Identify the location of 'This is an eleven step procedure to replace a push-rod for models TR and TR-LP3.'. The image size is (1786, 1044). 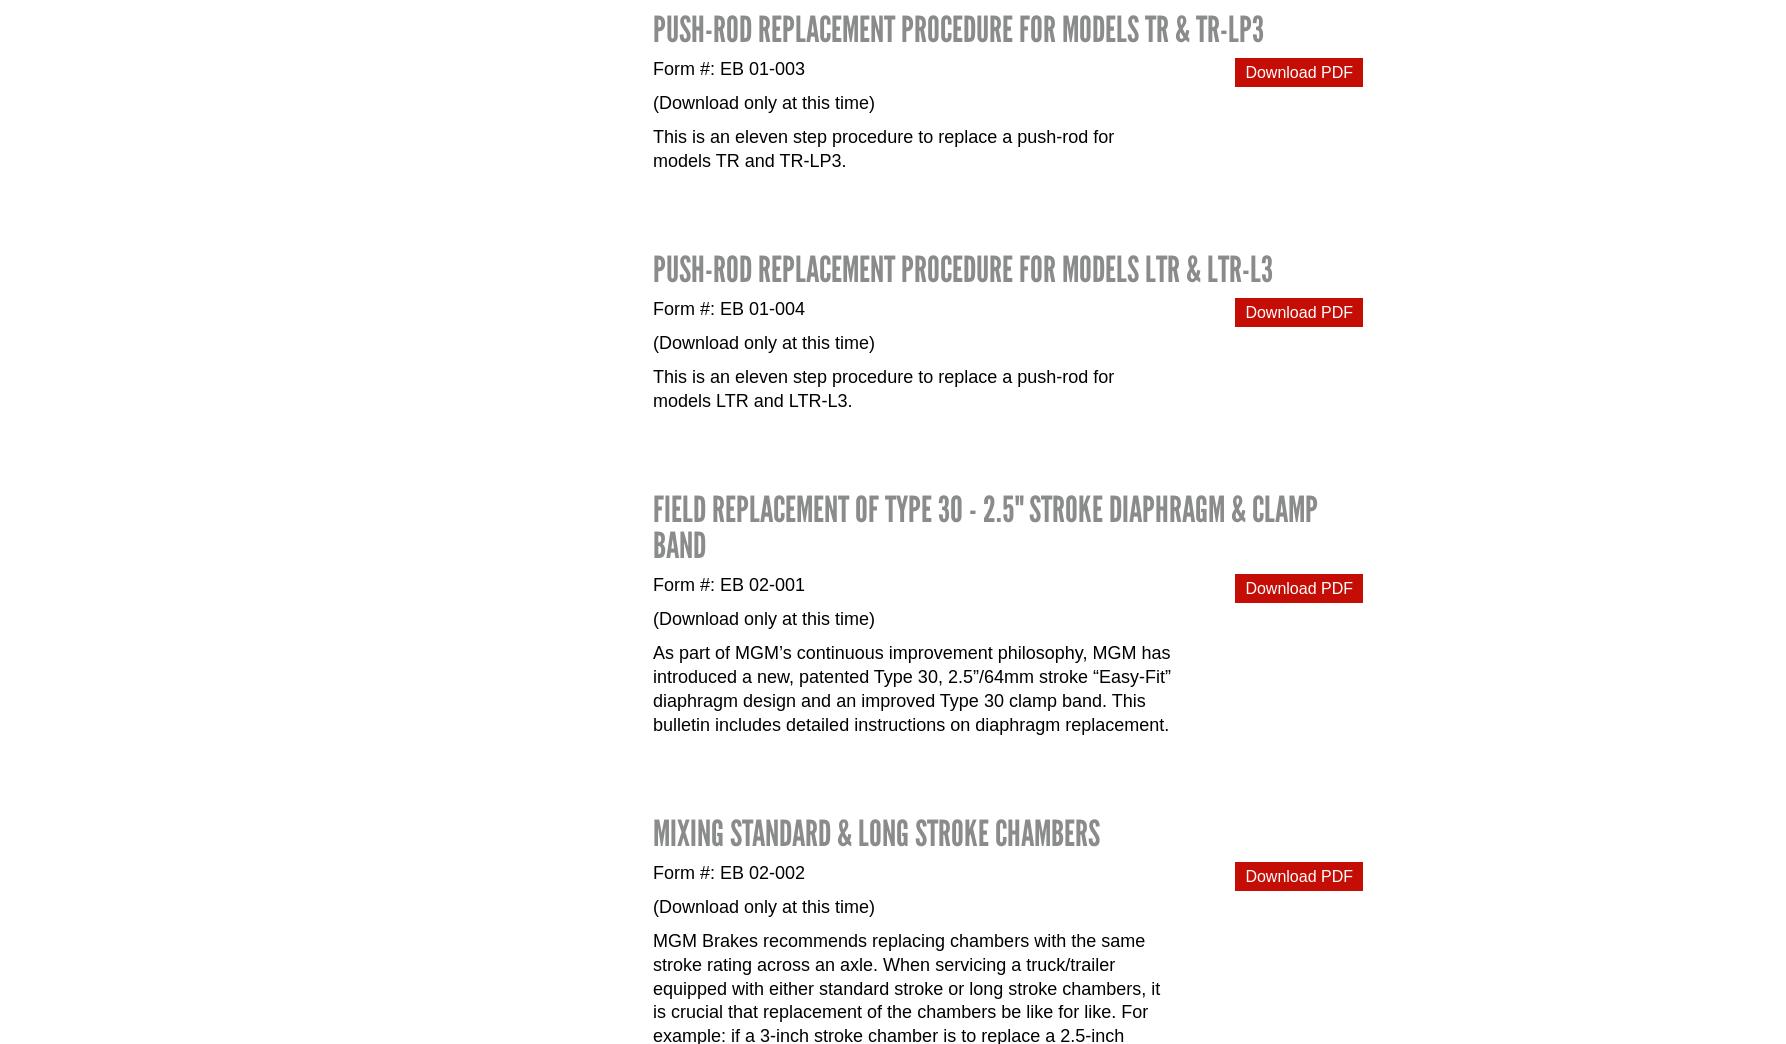
(882, 147).